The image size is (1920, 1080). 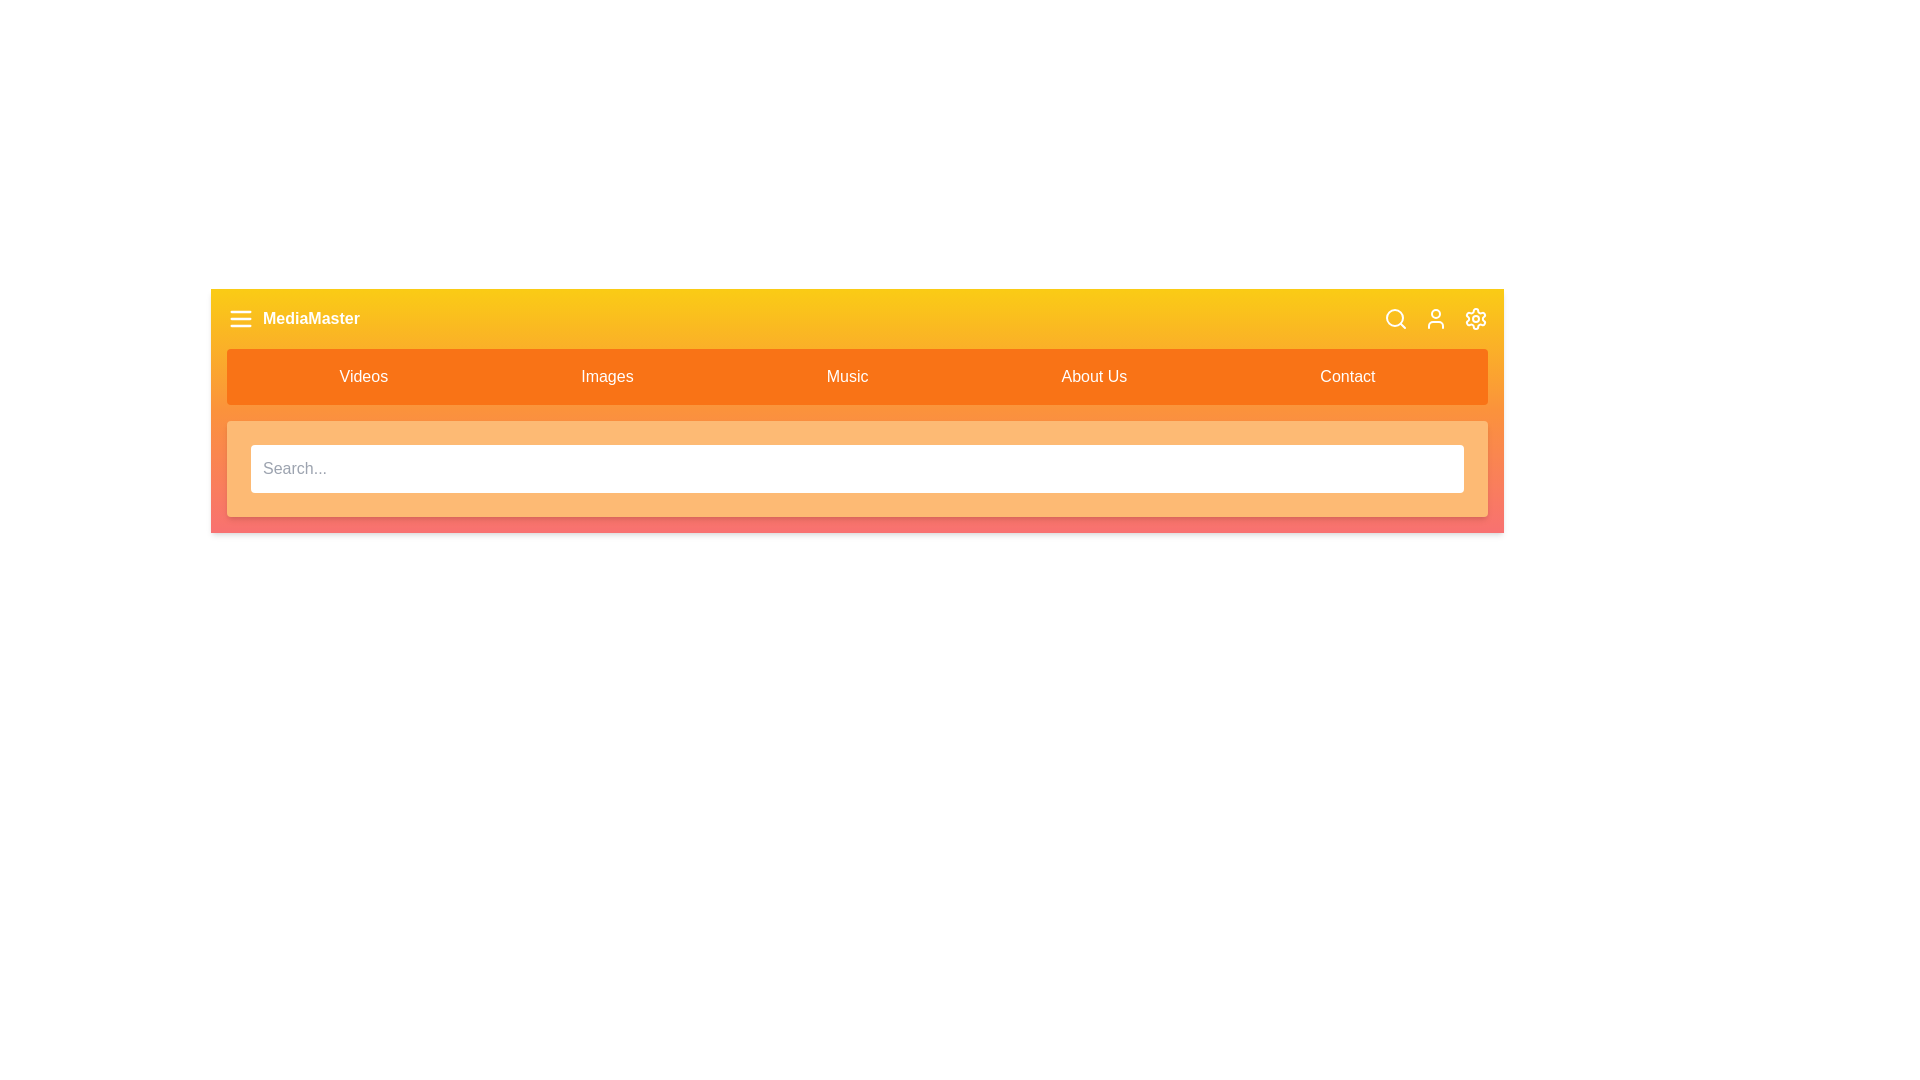 What do you see at coordinates (1347, 377) in the screenshot?
I see `the navigation item Contact to navigate` at bounding box center [1347, 377].